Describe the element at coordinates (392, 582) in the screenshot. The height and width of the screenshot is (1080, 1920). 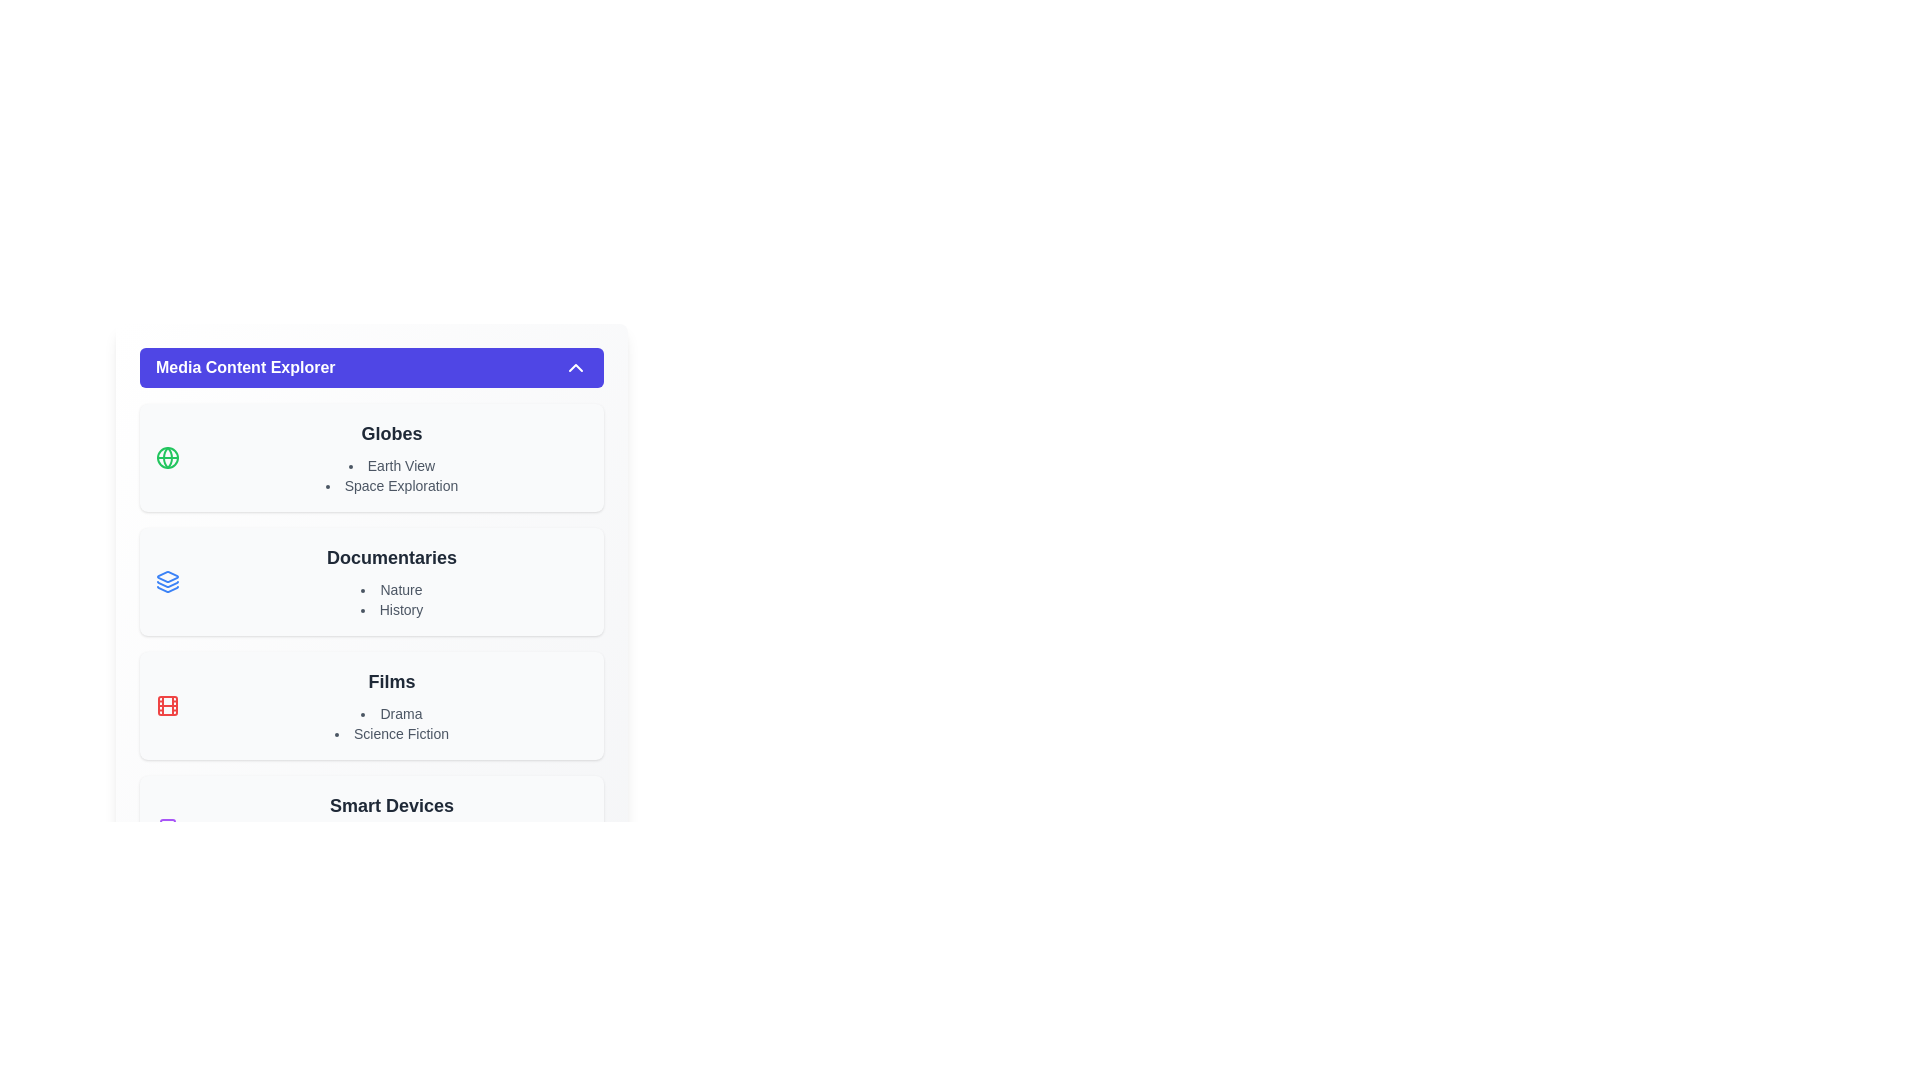
I see `the 'Documentaries' navigational element, which is the second entry in the list view` at that location.